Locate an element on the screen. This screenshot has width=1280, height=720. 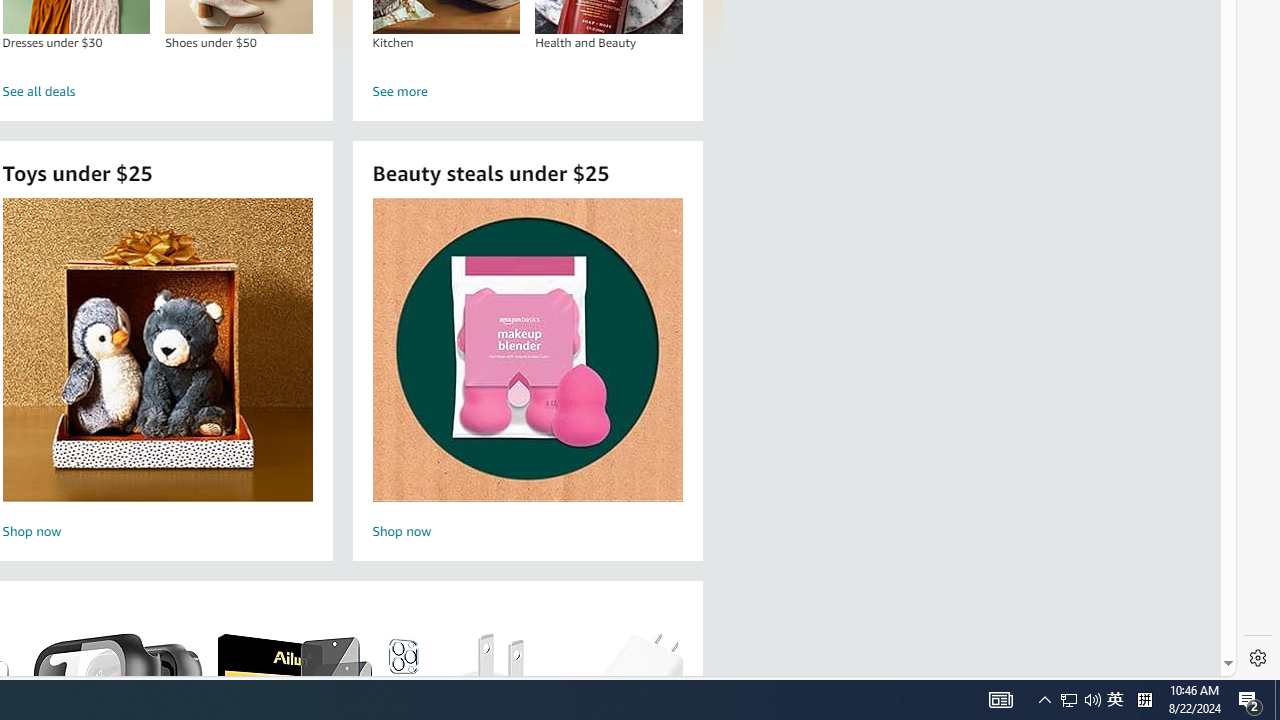
'Beauty steals under $25 Shop now' is located at coordinates (527, 371).